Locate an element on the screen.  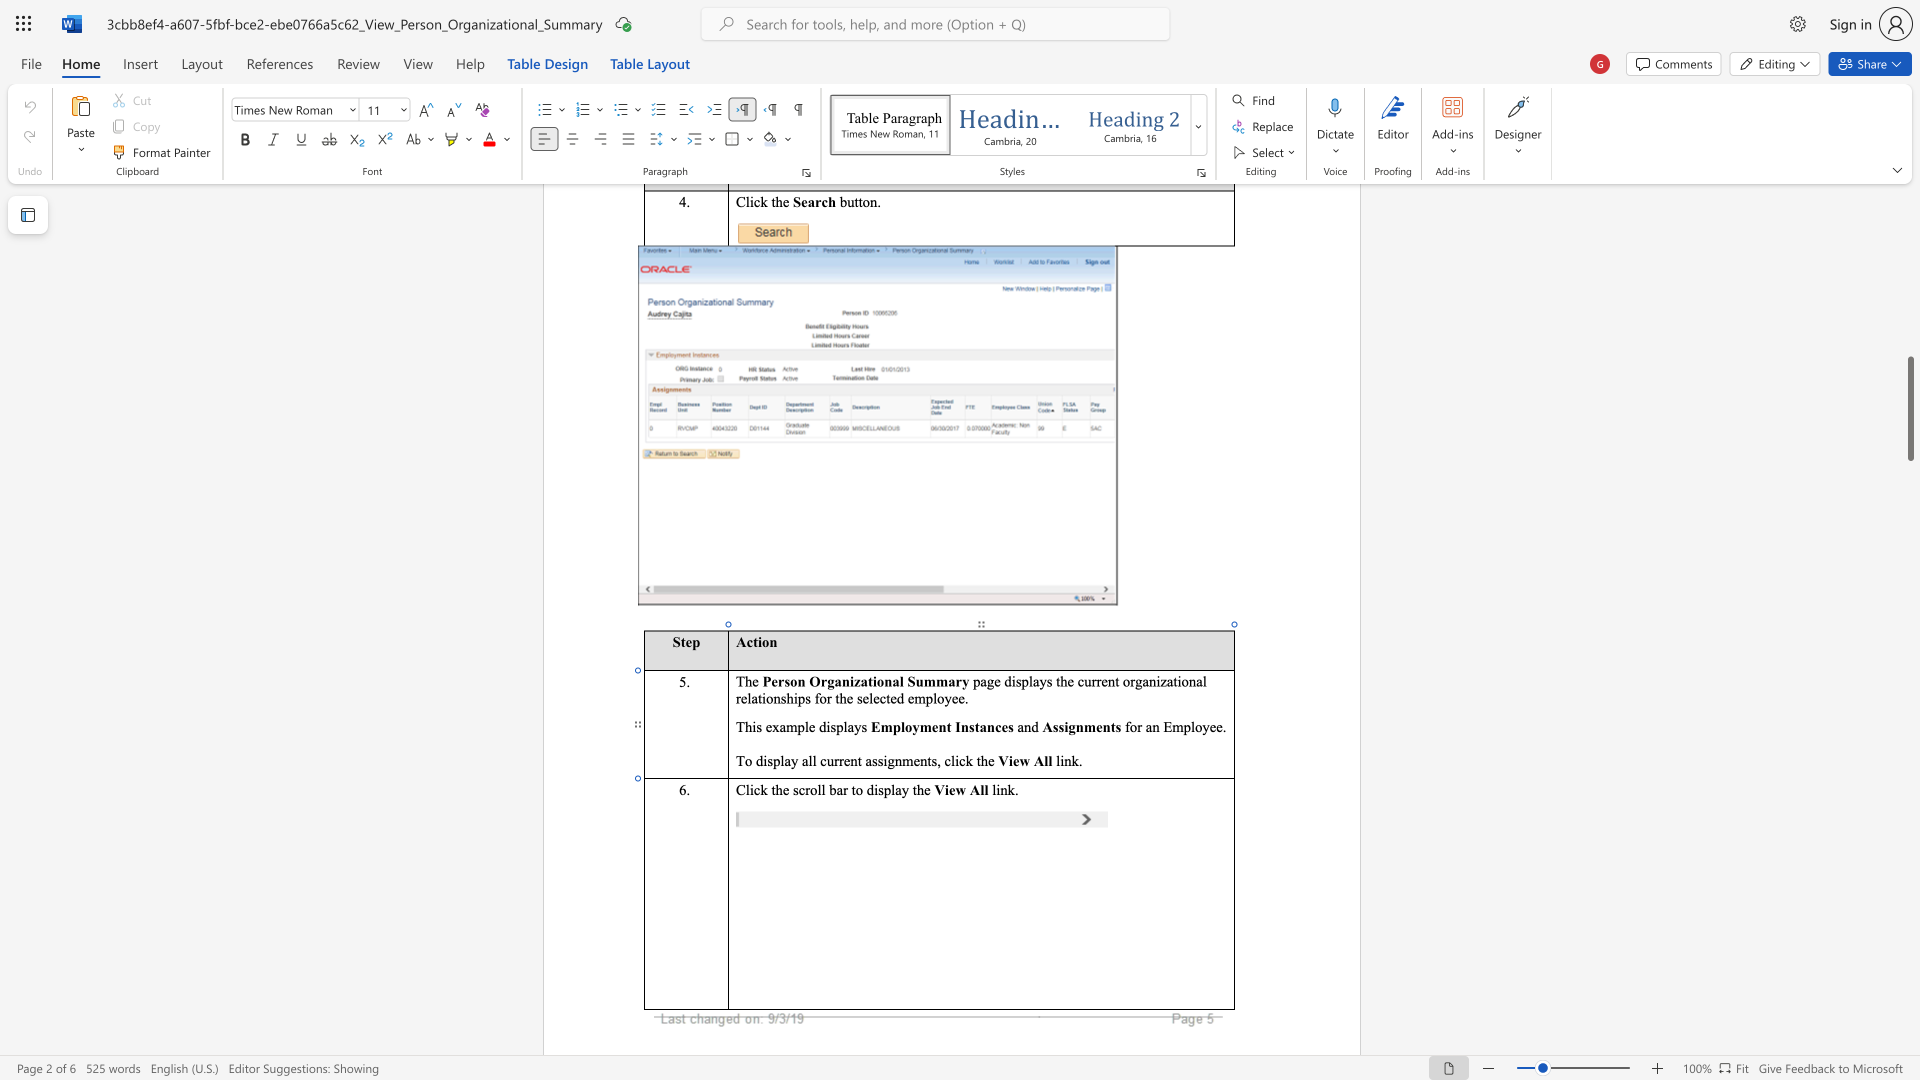
the 1th character "r" in the text is located at coordinates (807, 788).